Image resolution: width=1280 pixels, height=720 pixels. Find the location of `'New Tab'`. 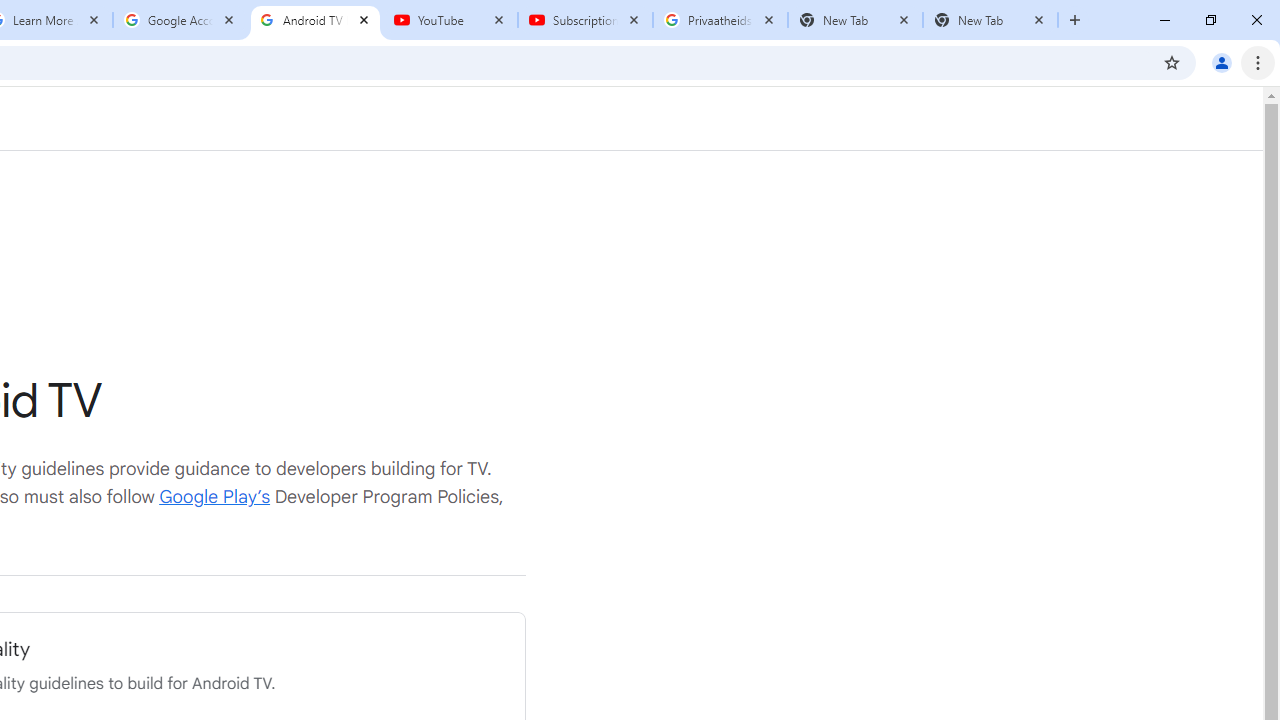

'New Tab' is located at coordinates (990, 20).